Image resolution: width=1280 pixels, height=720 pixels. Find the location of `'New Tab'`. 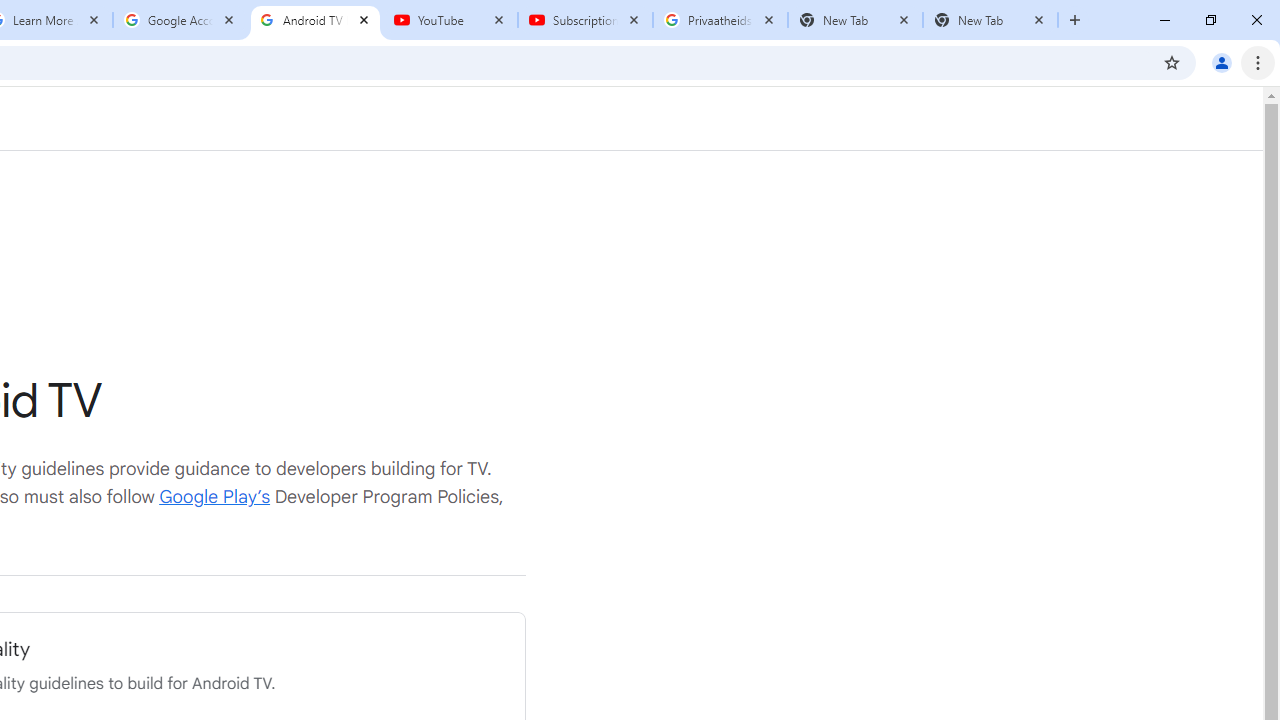

'New Tab' is located at coordinates (990, 20).